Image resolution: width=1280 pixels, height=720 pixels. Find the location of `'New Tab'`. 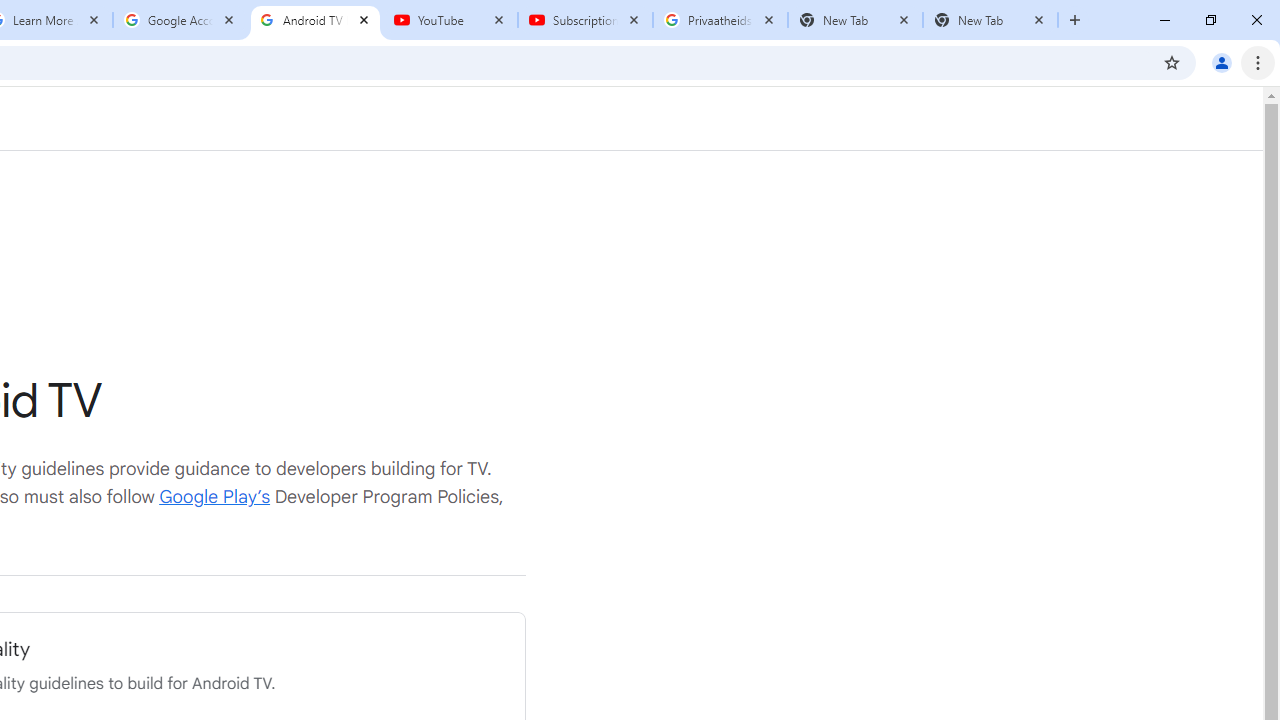

'New Tab' is located at coordinates (990, 20).